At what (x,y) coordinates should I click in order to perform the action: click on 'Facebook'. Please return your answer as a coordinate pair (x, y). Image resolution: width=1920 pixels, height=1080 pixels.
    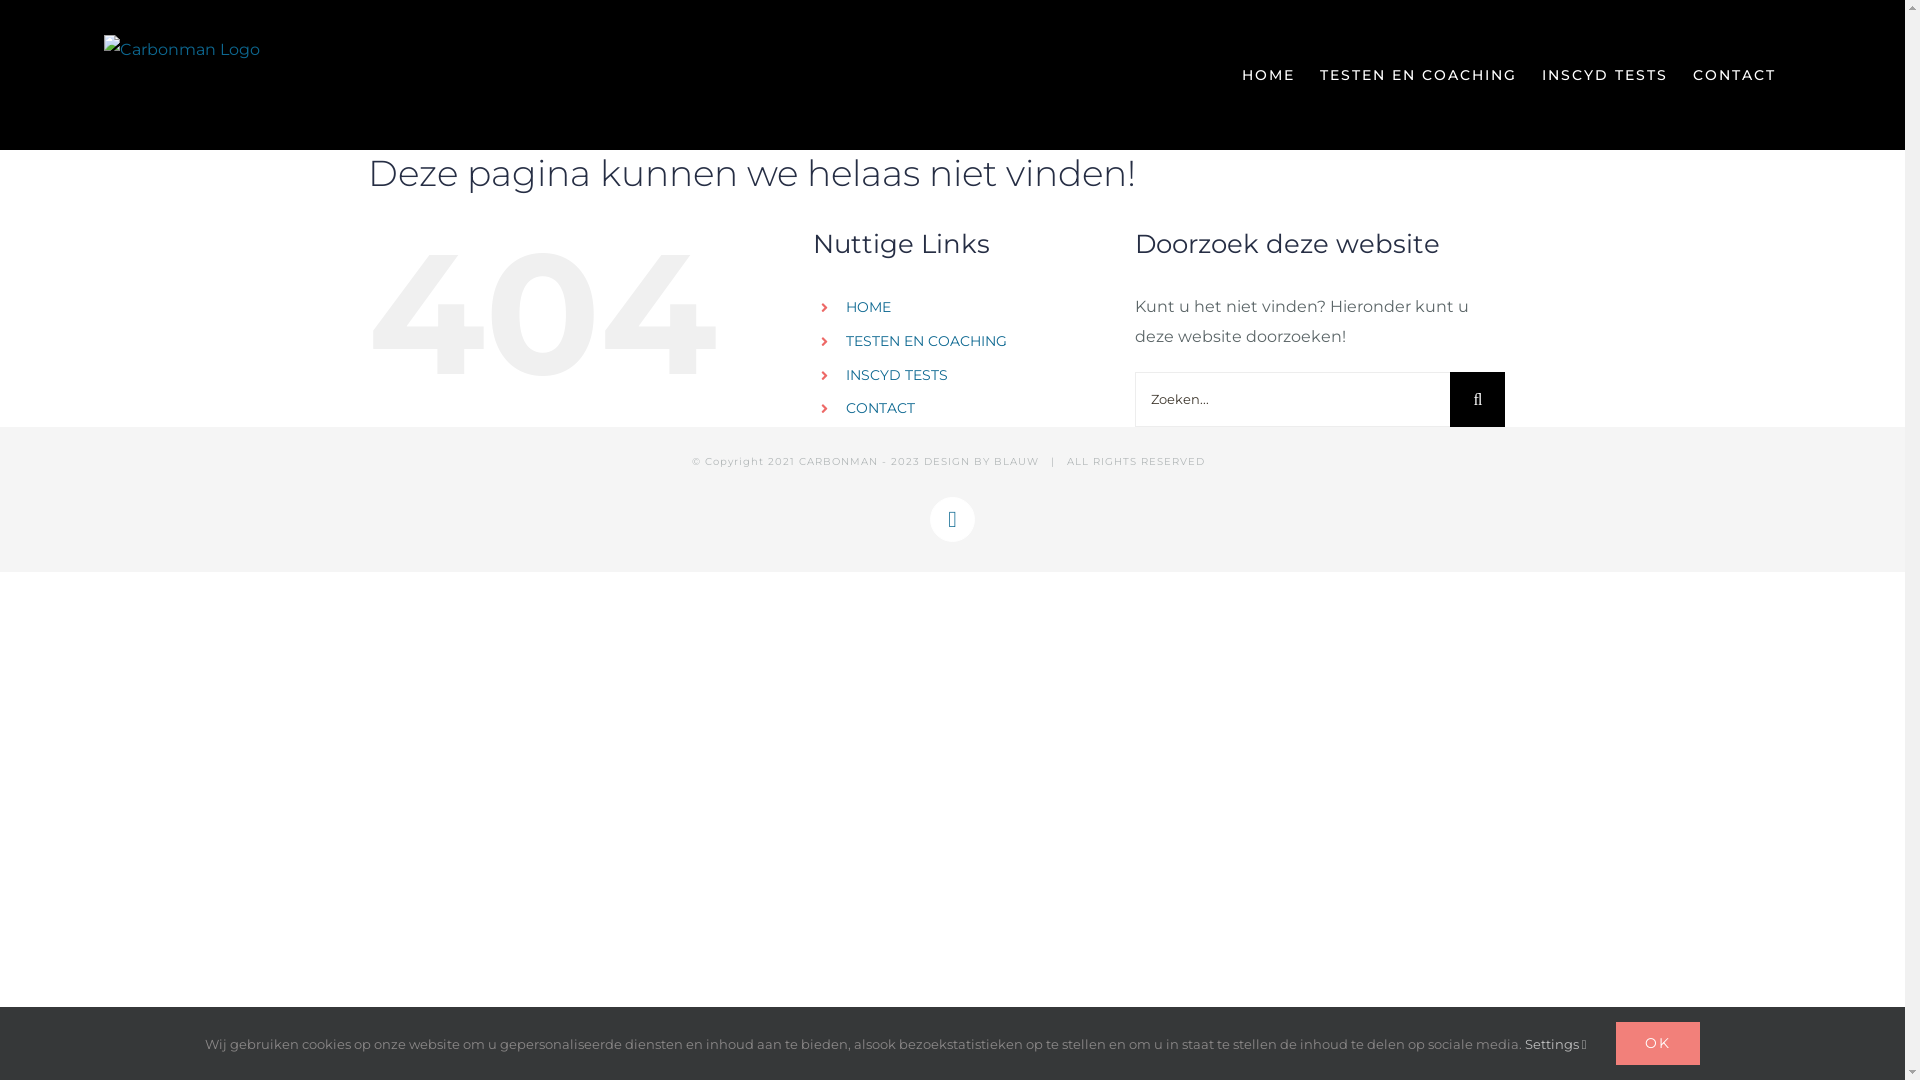
    Looking at the image, I should click on (951, 518).